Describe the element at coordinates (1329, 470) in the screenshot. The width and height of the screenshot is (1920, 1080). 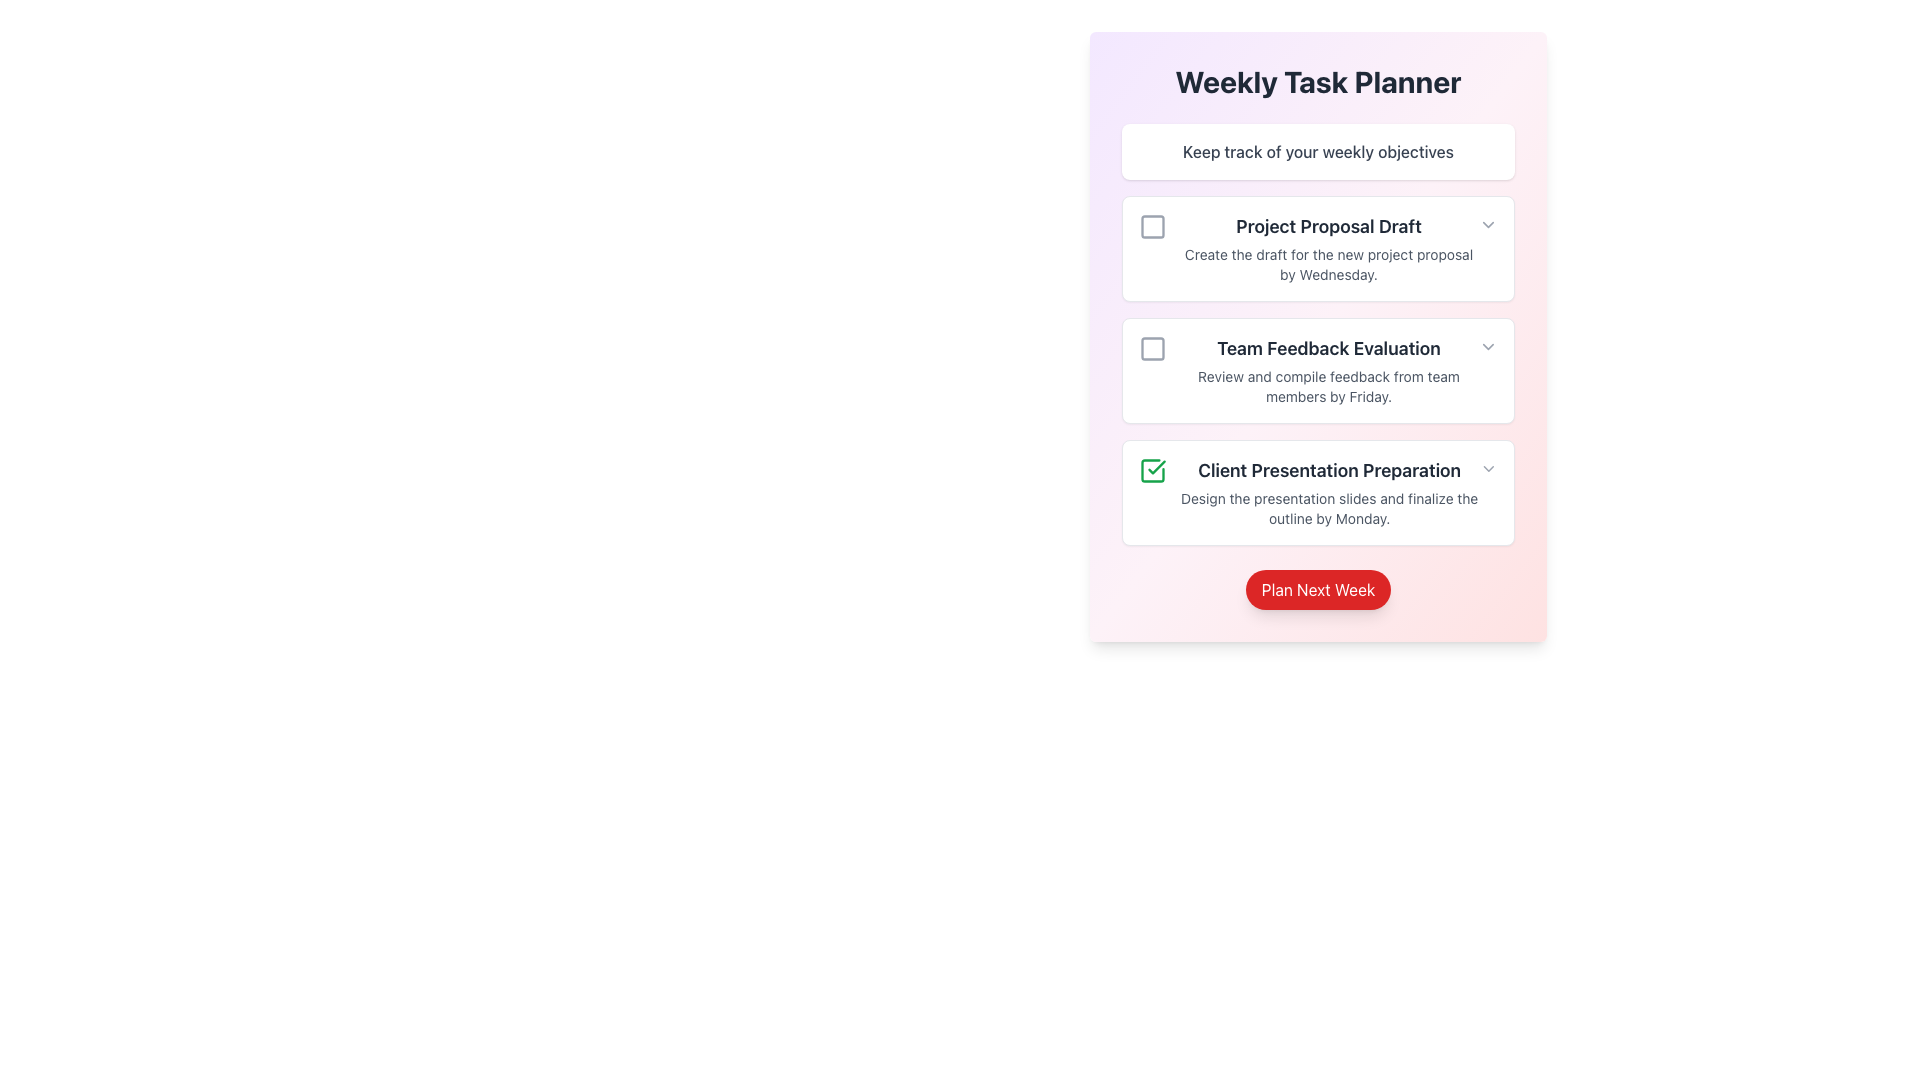
I see `the title text of the third task card in the task list, which identifies the main focus of the corresponding task block` at that location.